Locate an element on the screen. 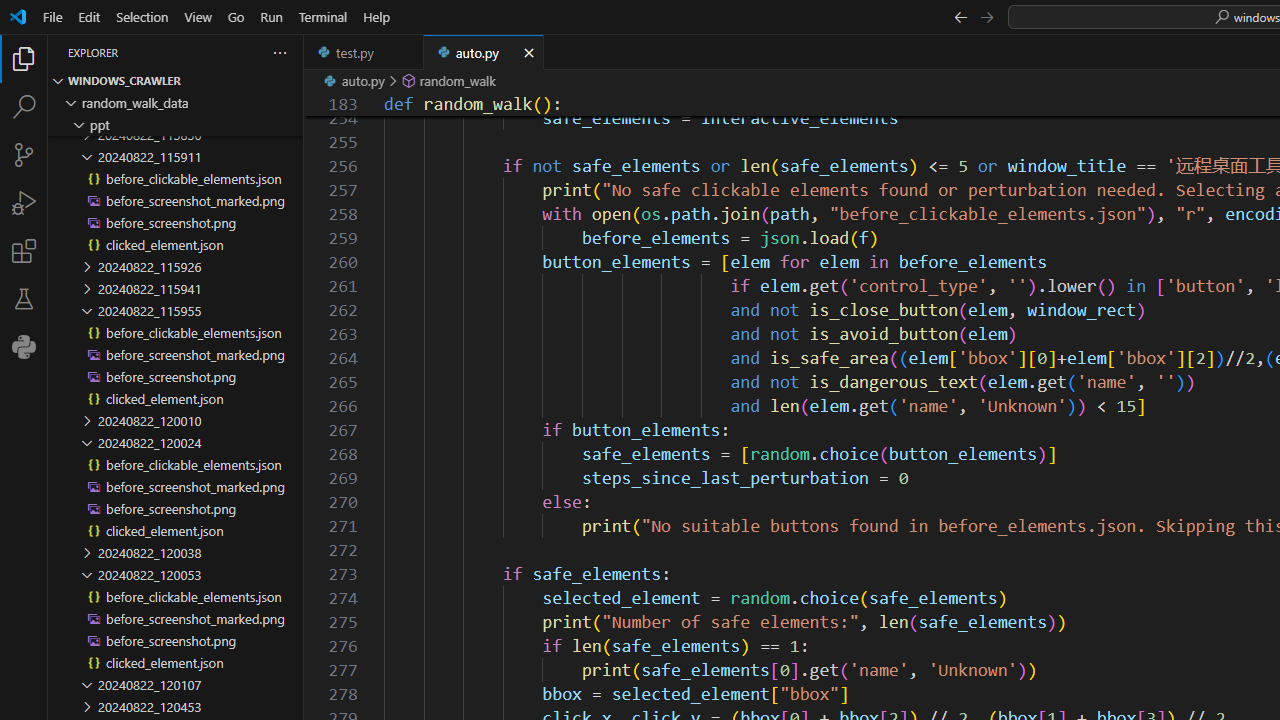 This screenshot has width=1280, height=720. 'Edit' is located at coordinates (88, 16).